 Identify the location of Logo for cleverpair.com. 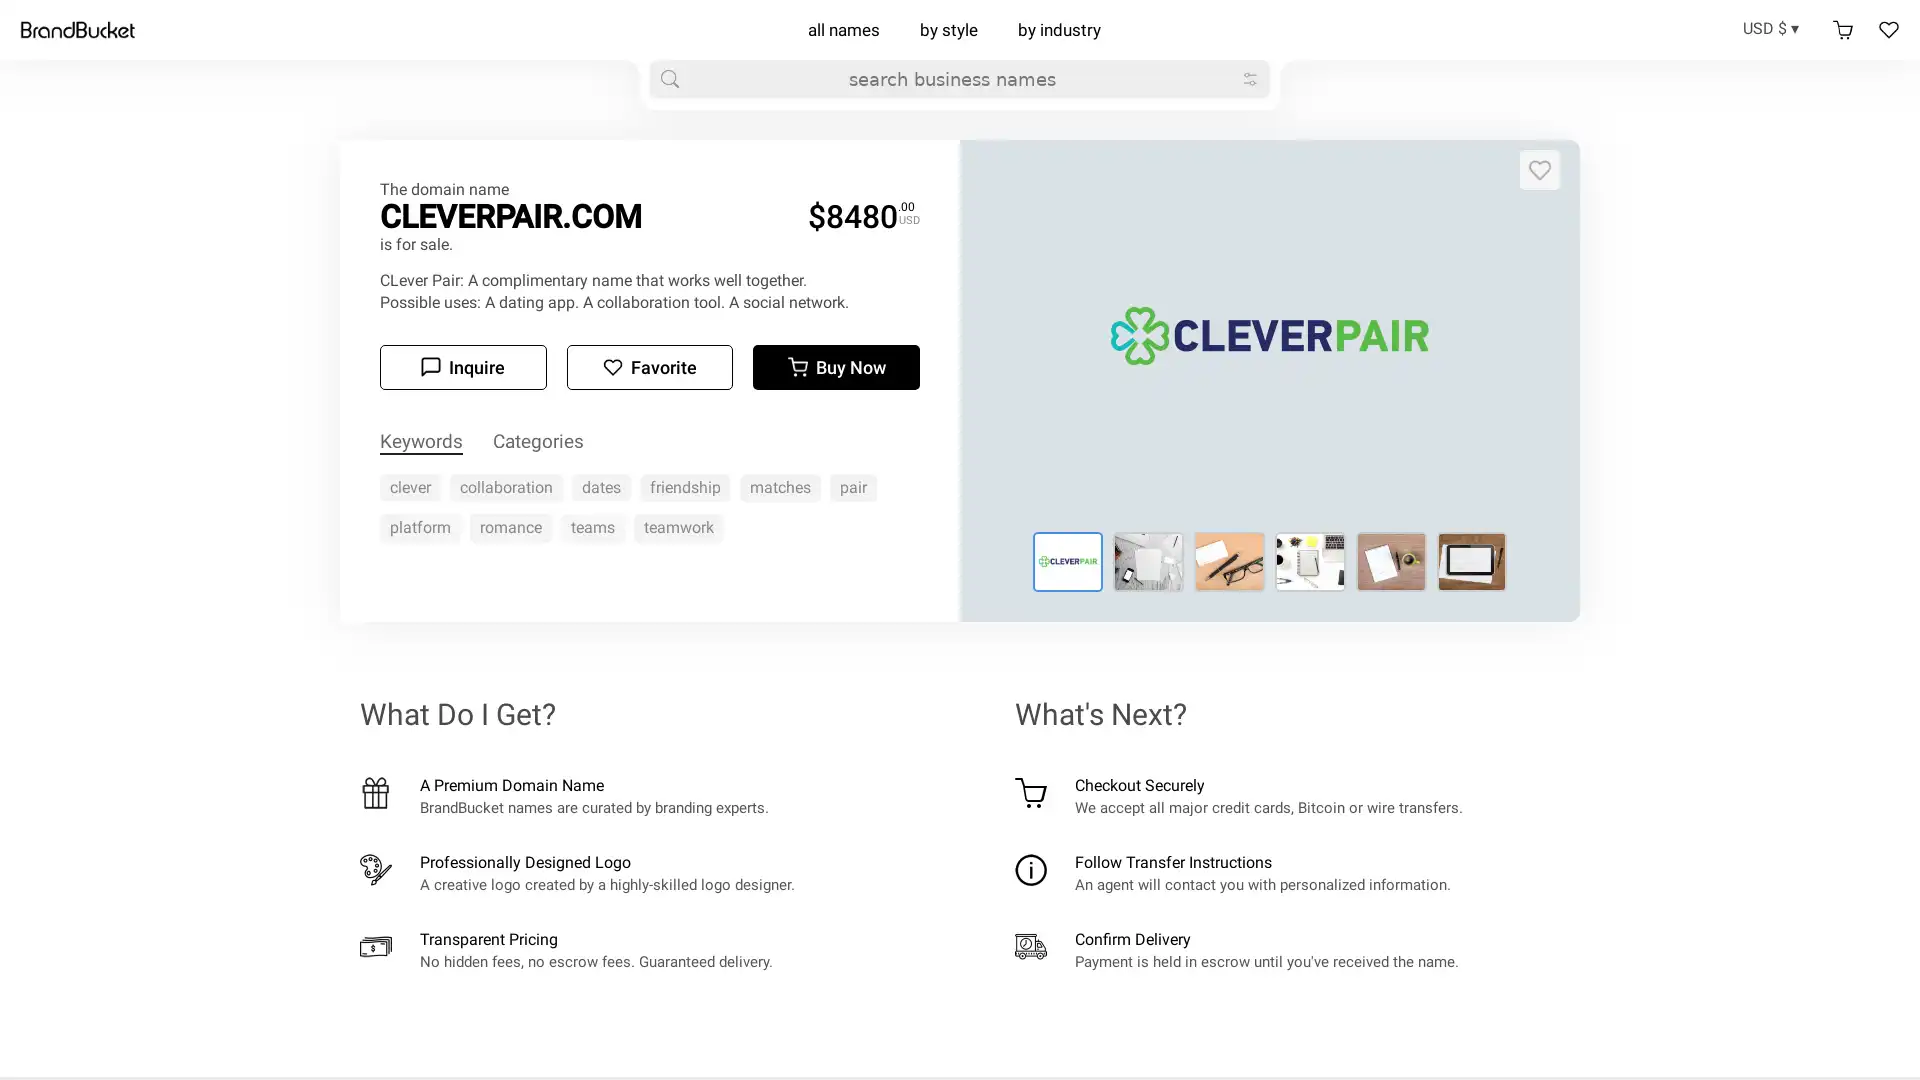
(1148, 560).